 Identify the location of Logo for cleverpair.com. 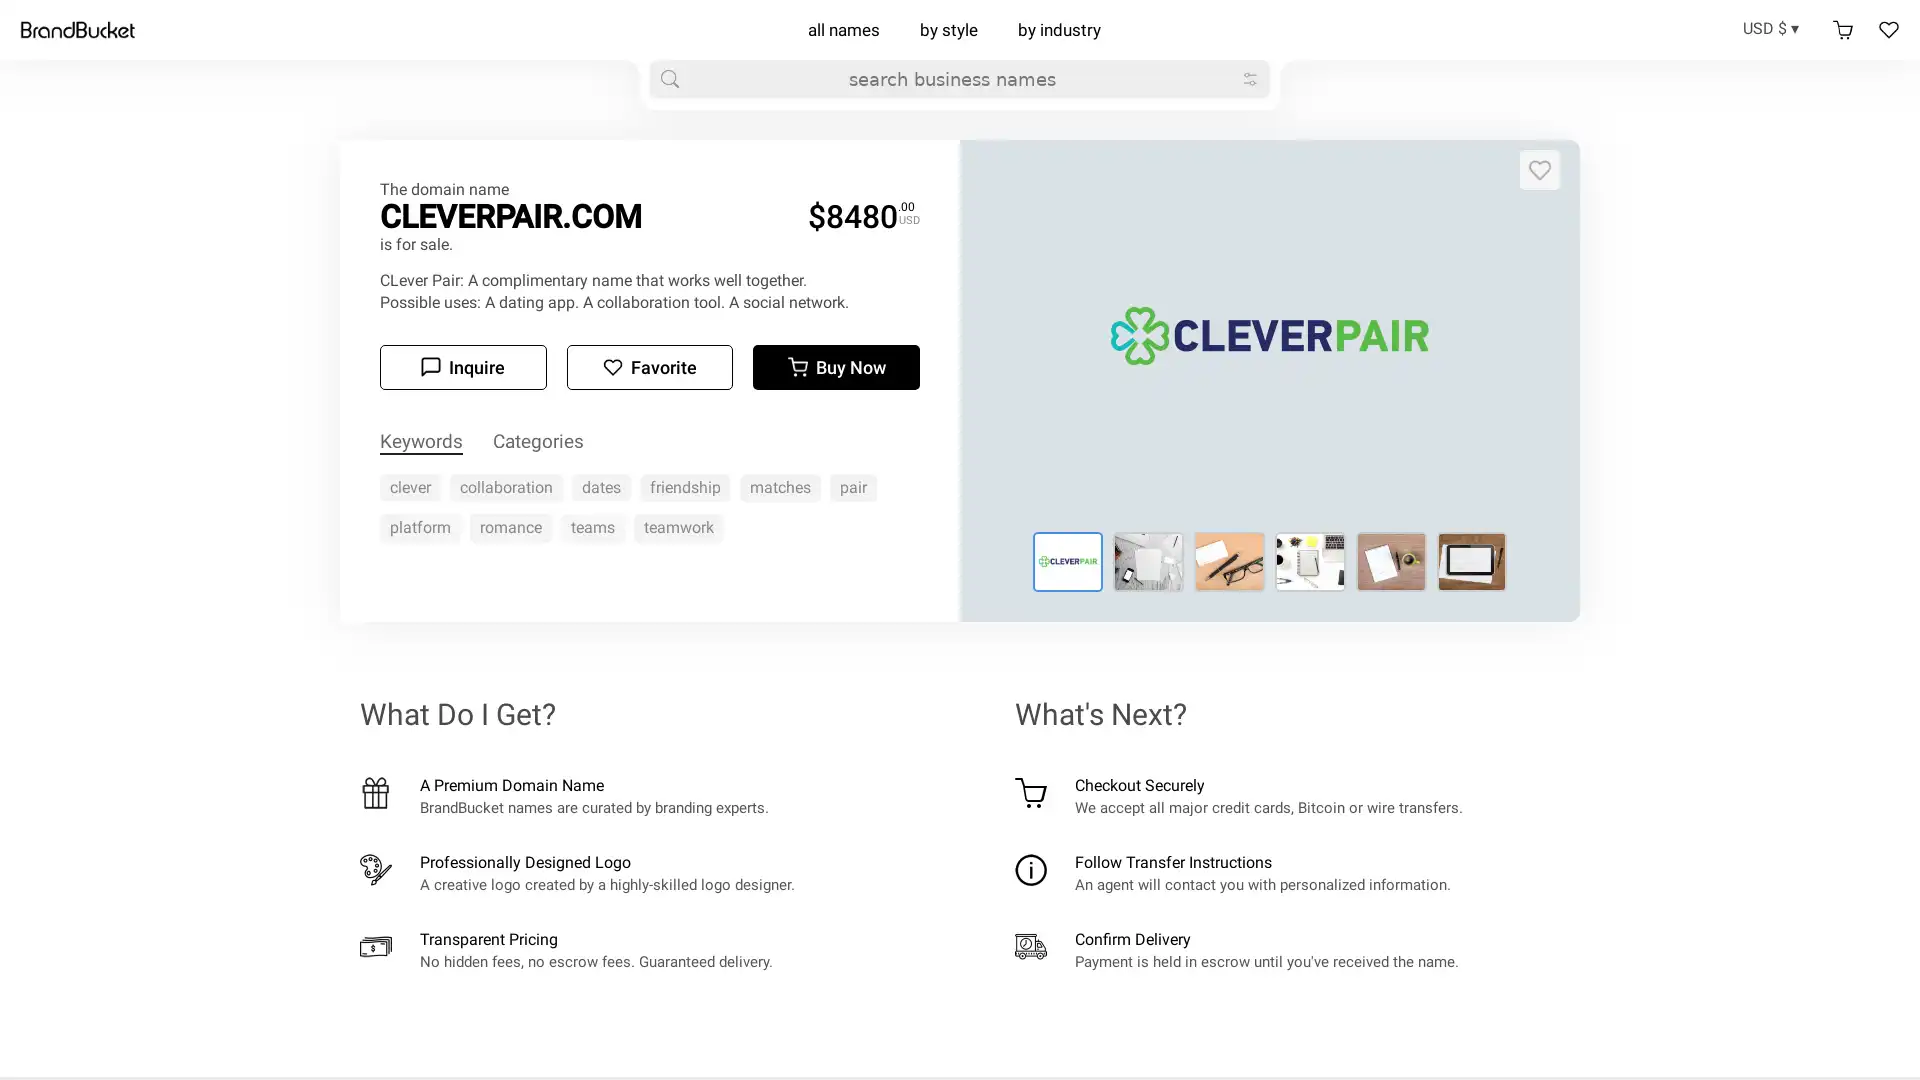
(1148, 560).